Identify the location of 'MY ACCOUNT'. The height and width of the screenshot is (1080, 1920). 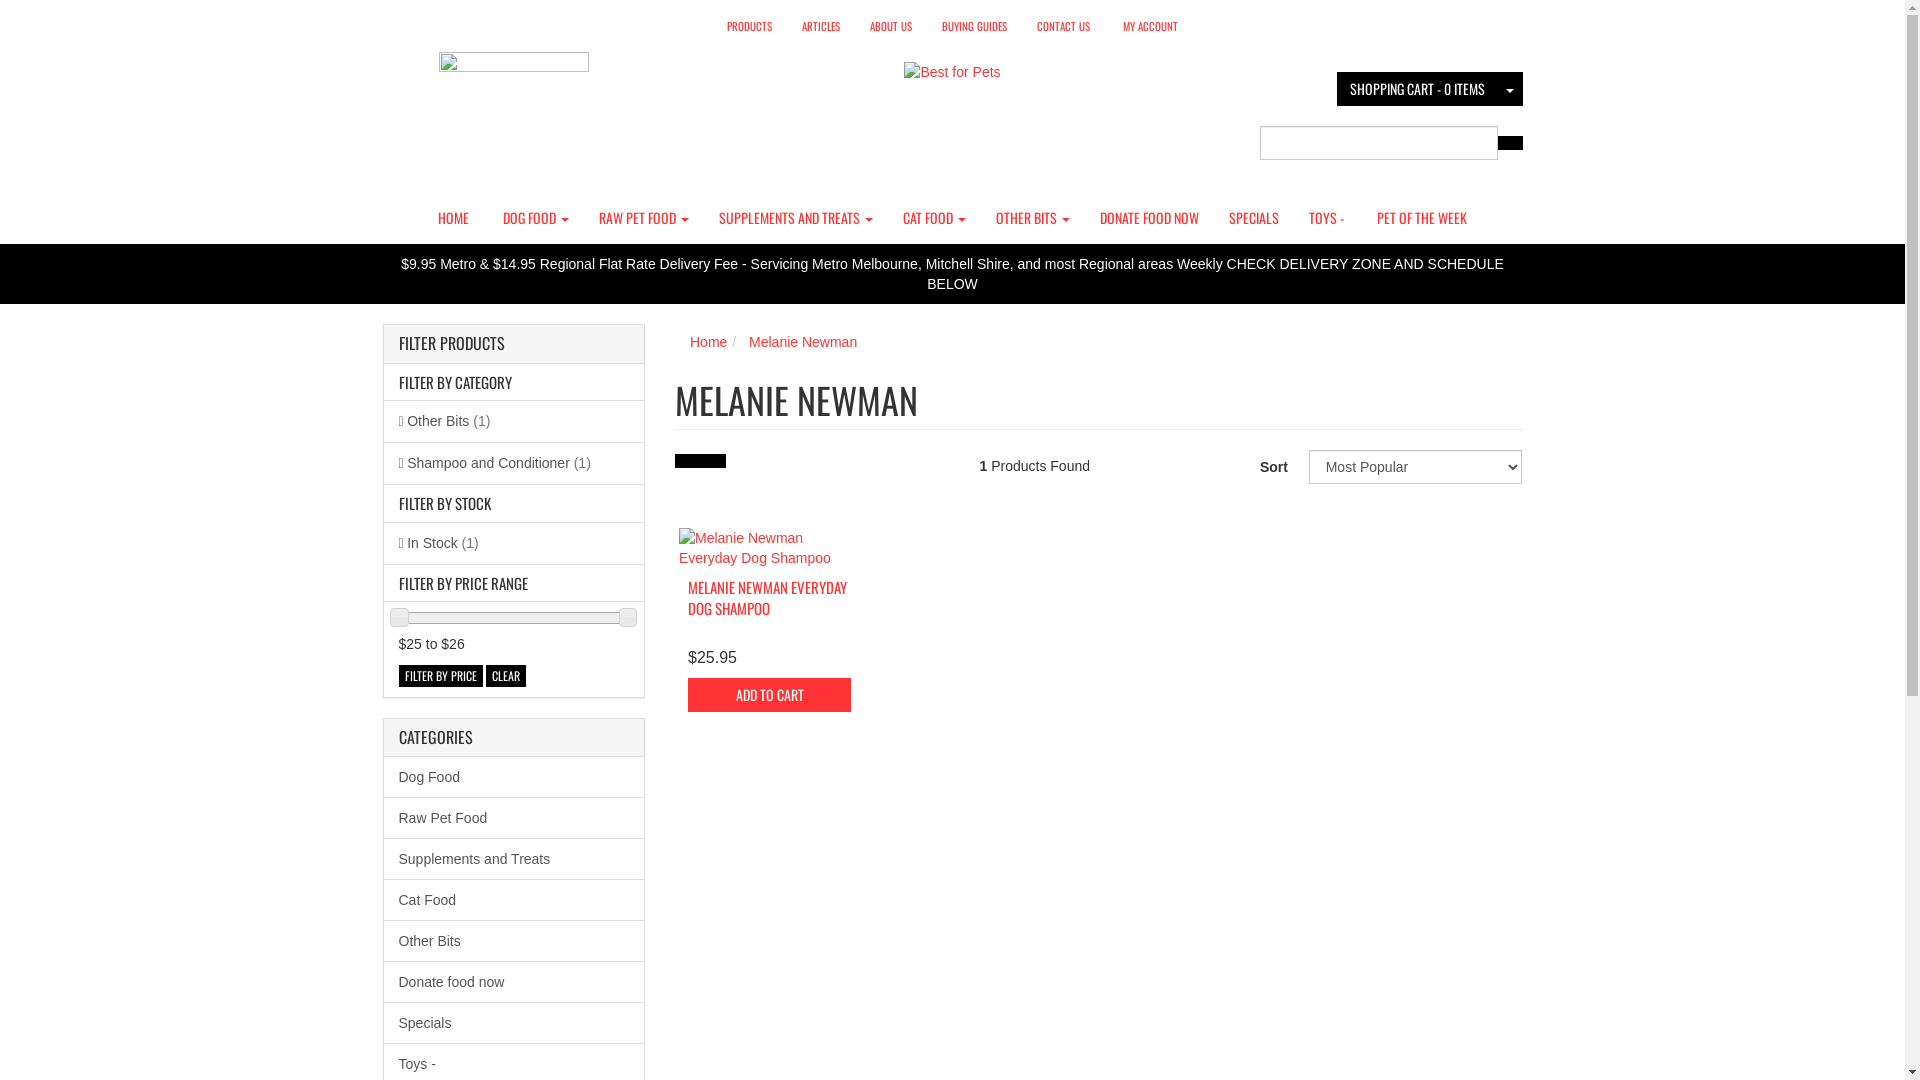
(1150, 26).